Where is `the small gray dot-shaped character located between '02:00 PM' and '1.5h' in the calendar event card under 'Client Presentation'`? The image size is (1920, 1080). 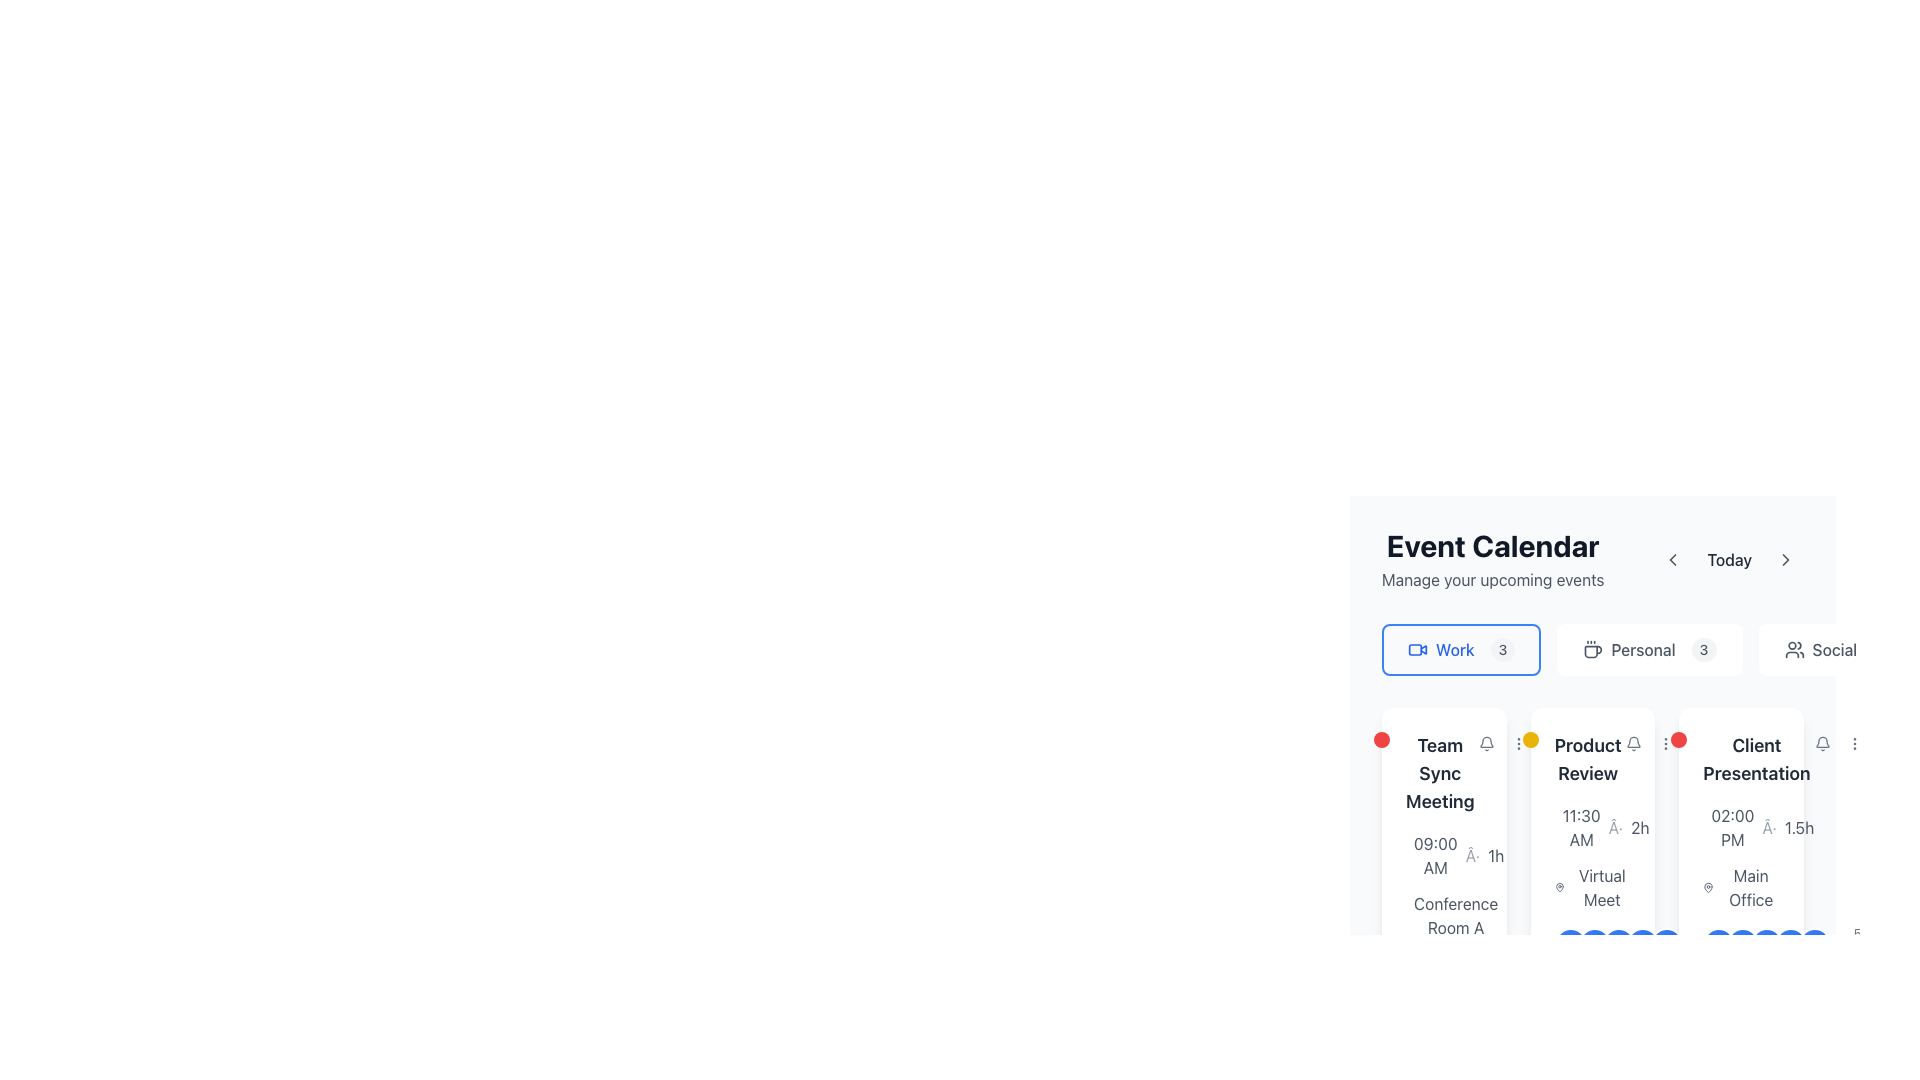
the small gray dot-shaped character located between '02:00 PM' and '1.5h' in the calendar event card under 'Client Presentation' is located at coordinates (1769, 828).